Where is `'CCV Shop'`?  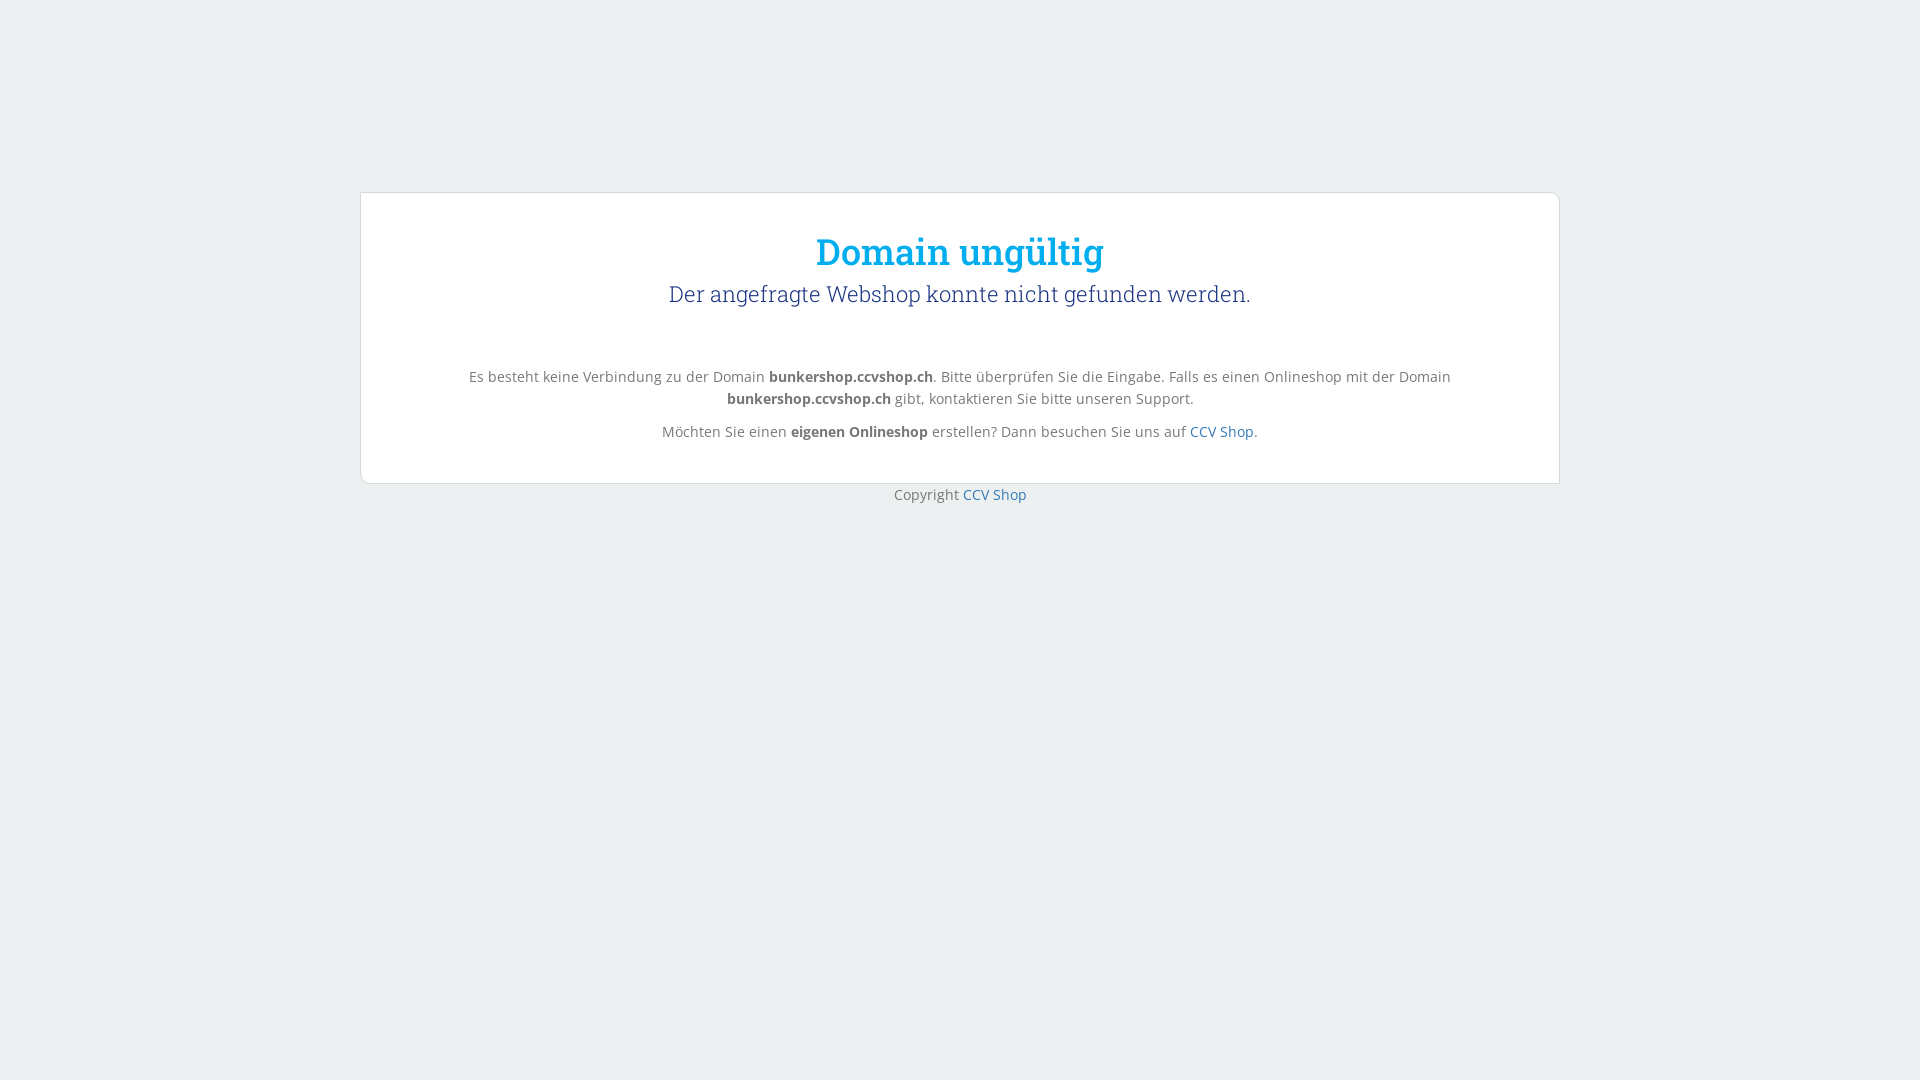 'CCV Shop' is located at coordinates (993, 494).